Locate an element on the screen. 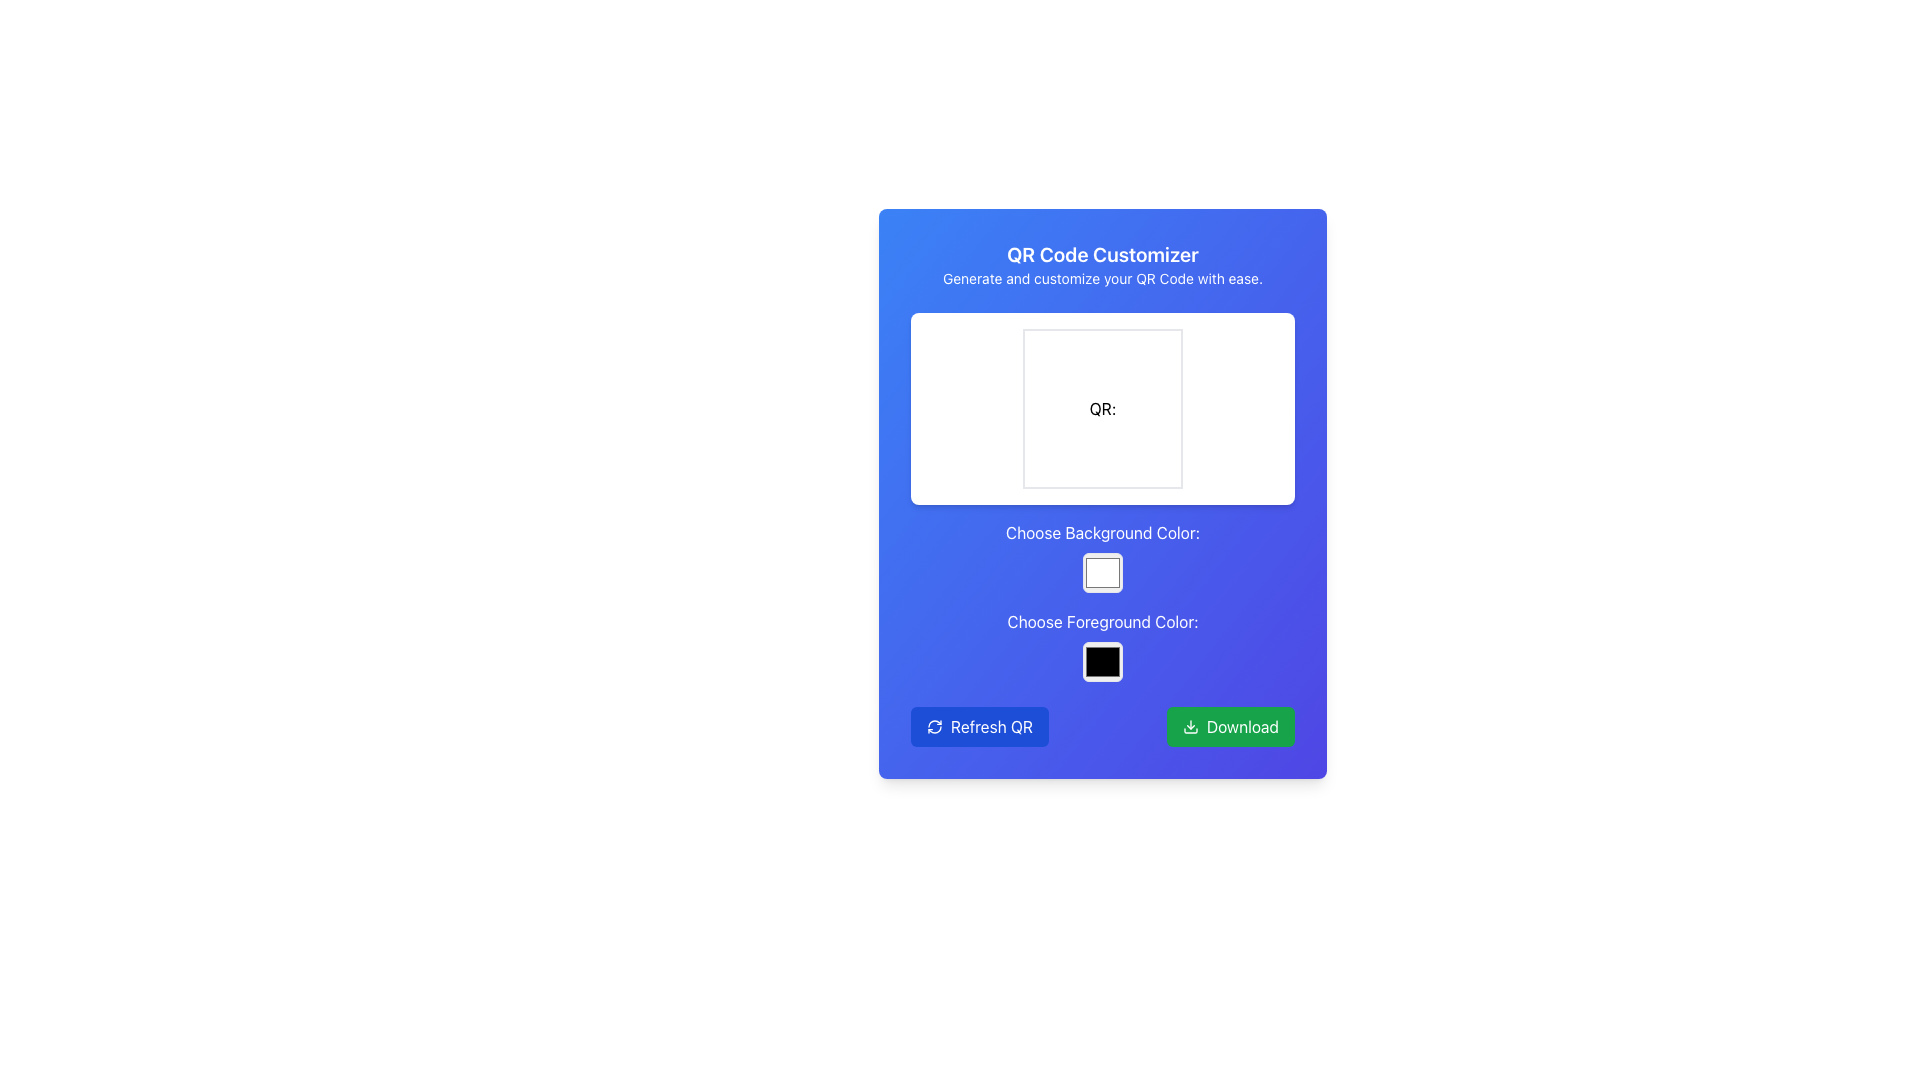  the 'Download' button located at the bottom-right corner of the card-like interface, which contains a small download icon with a white downwards arrow on a green background is located at coordinates (1190, 726).